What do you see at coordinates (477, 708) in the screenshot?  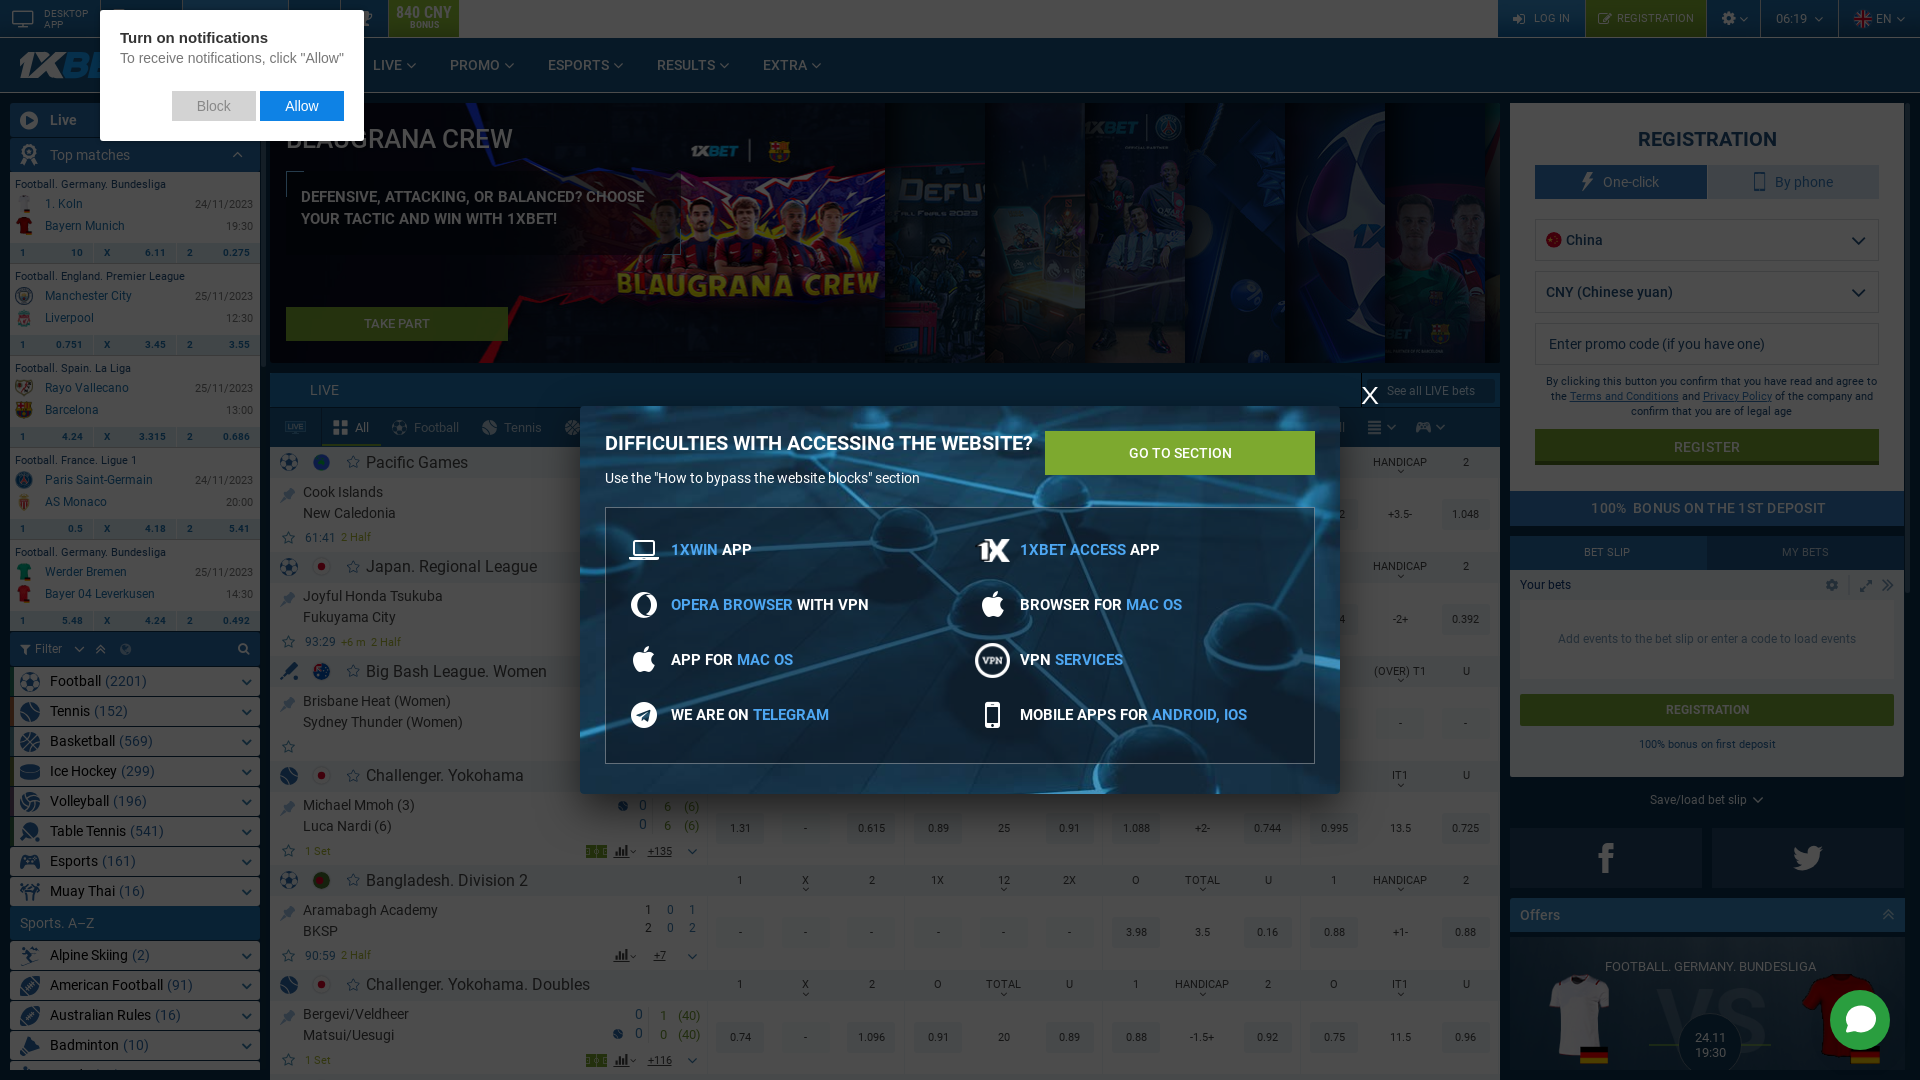 I see `'Brisbane Heat (Women)` at bounding box center [477, 708].